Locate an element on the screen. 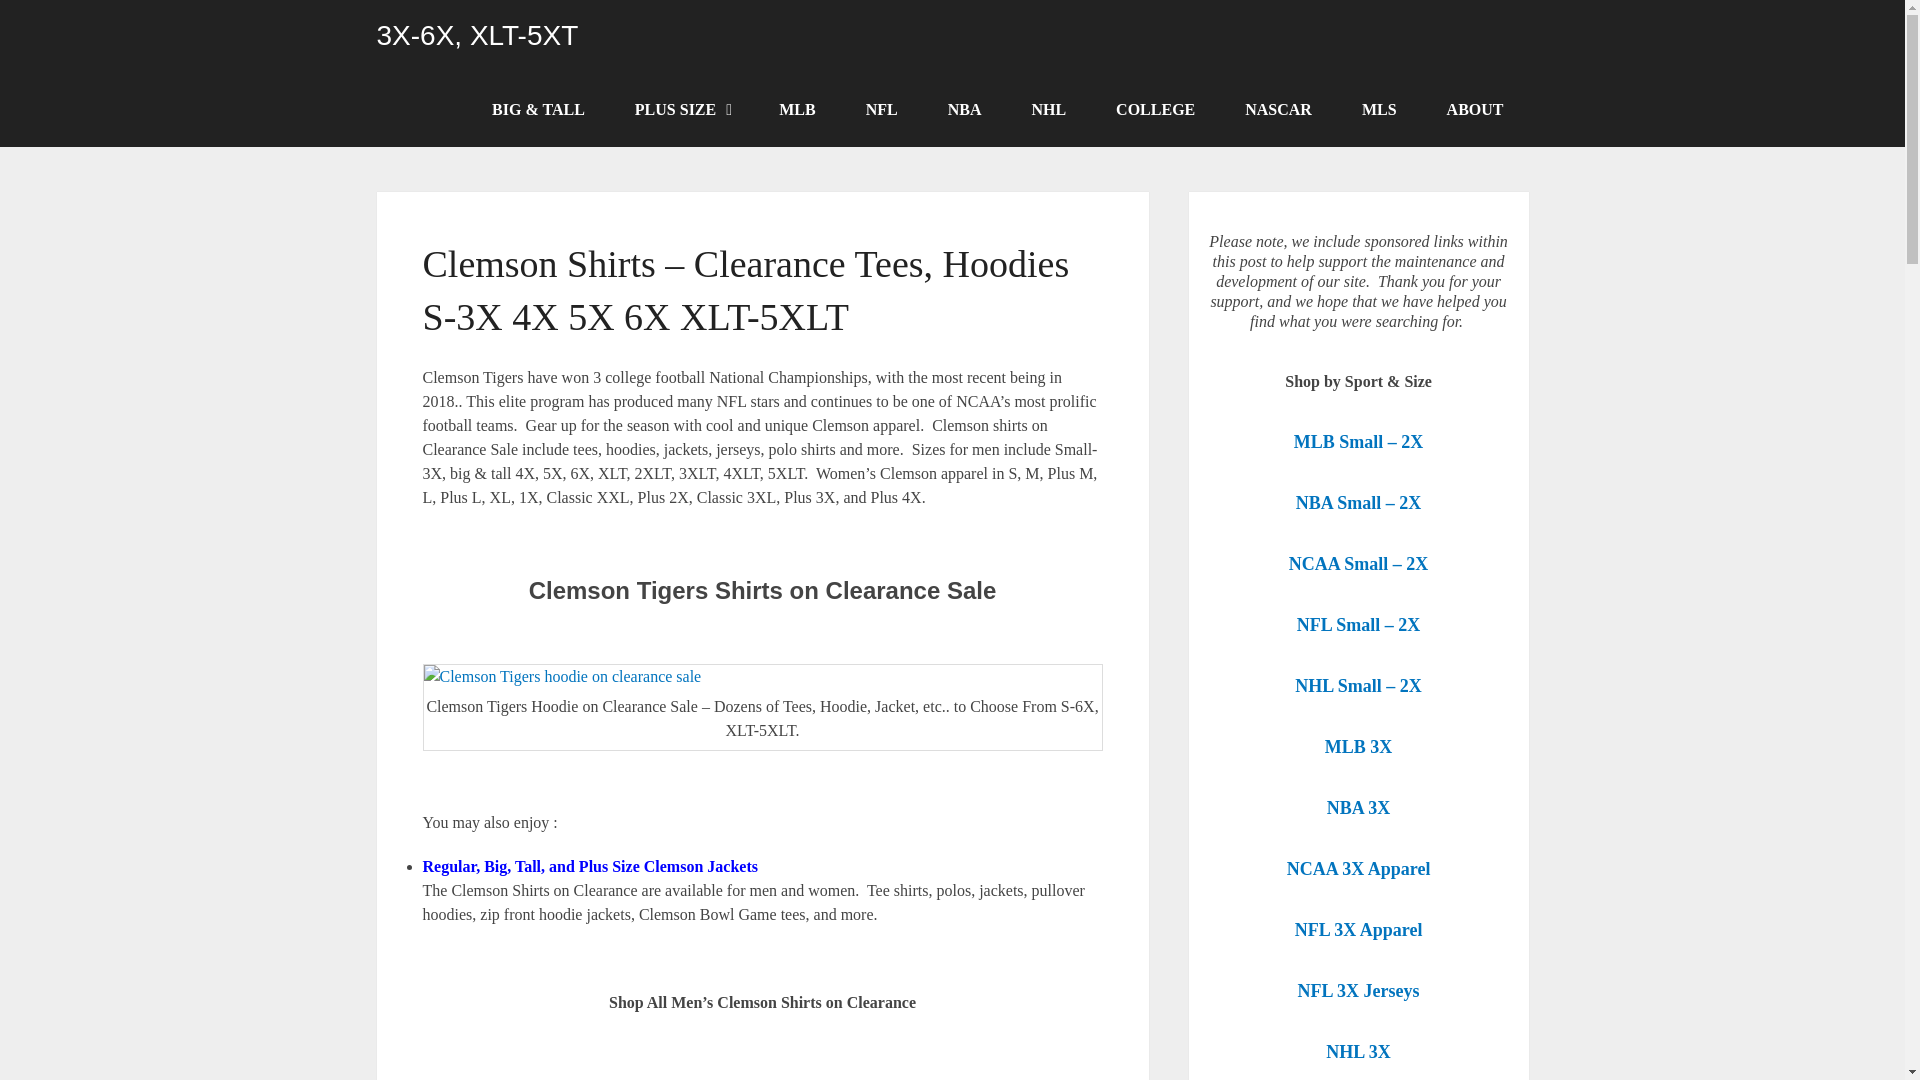 This screenshot has height=1080, width=1920. 'NFL' is located at coordinates (881, 110).